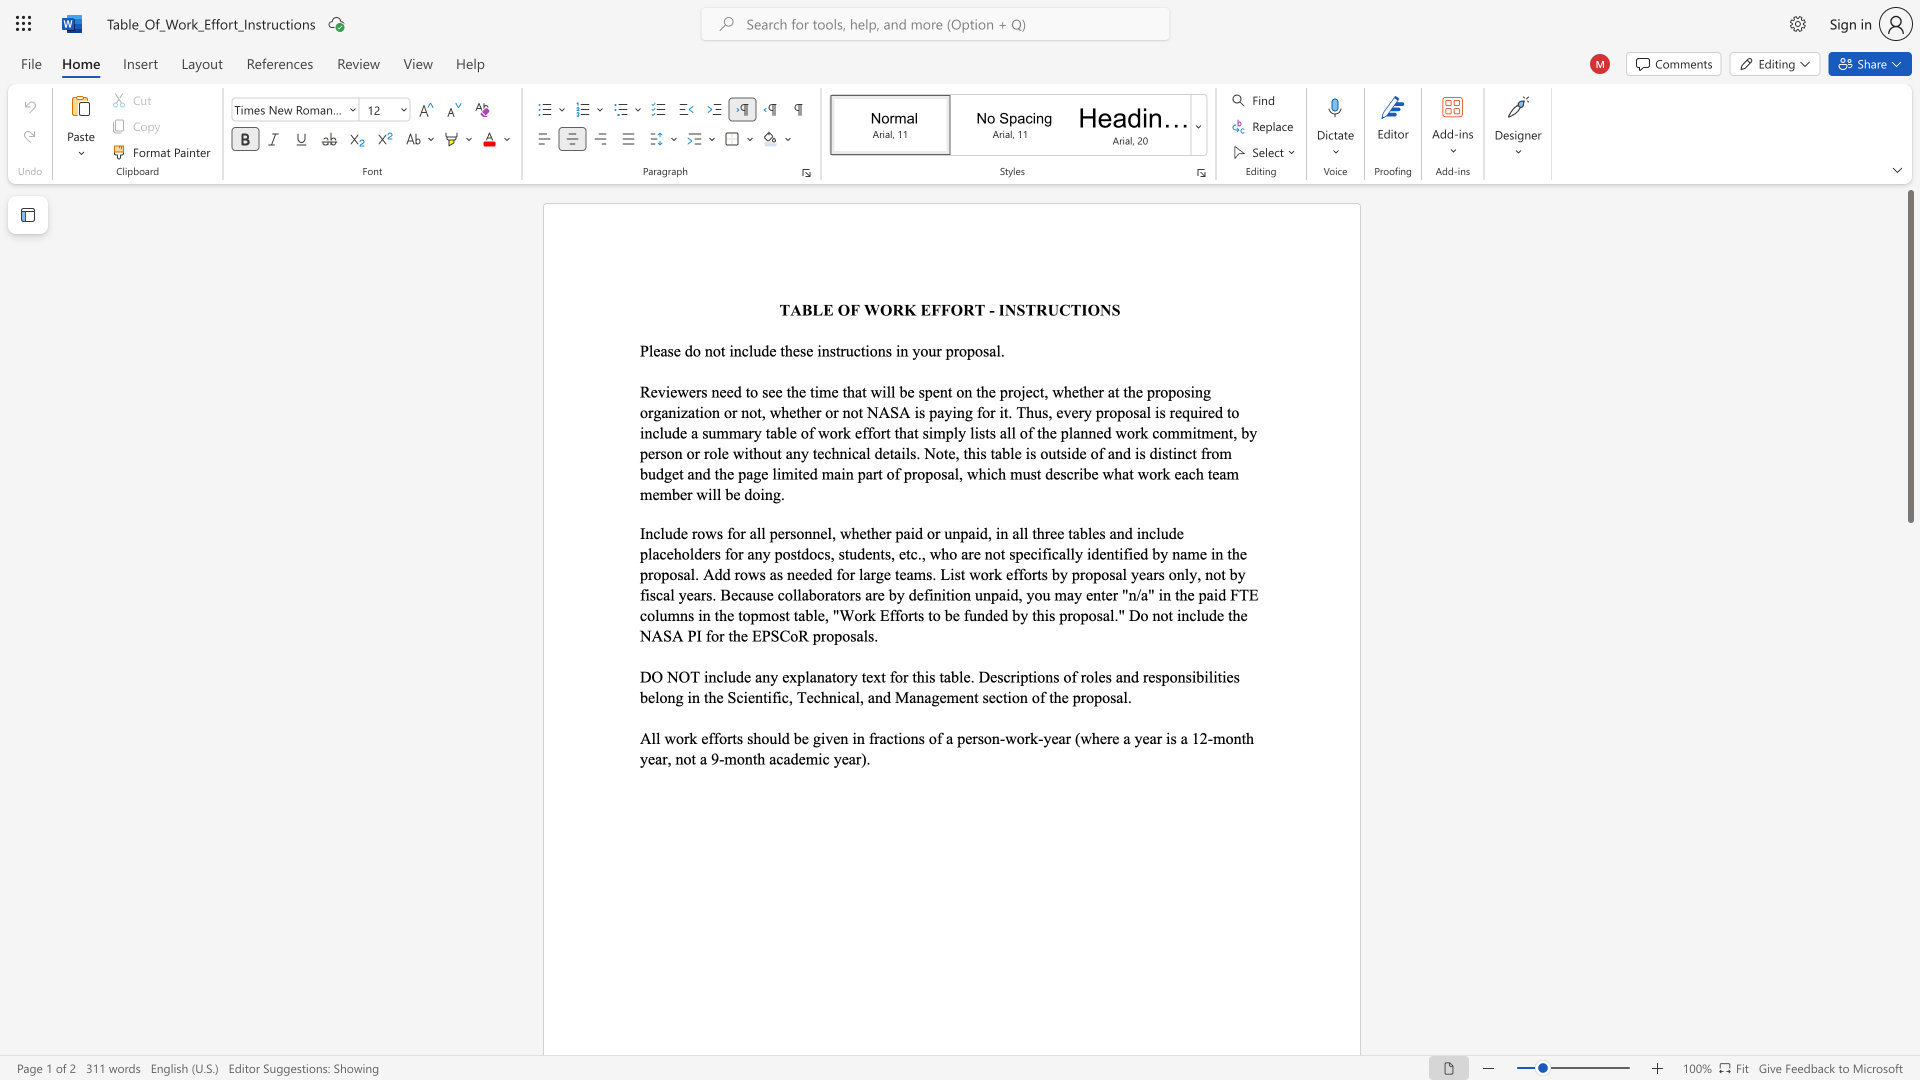 This screenshot has width=1920, height=1080. I want to click on the scrollbar to scroll downward, so click(1909, 978).